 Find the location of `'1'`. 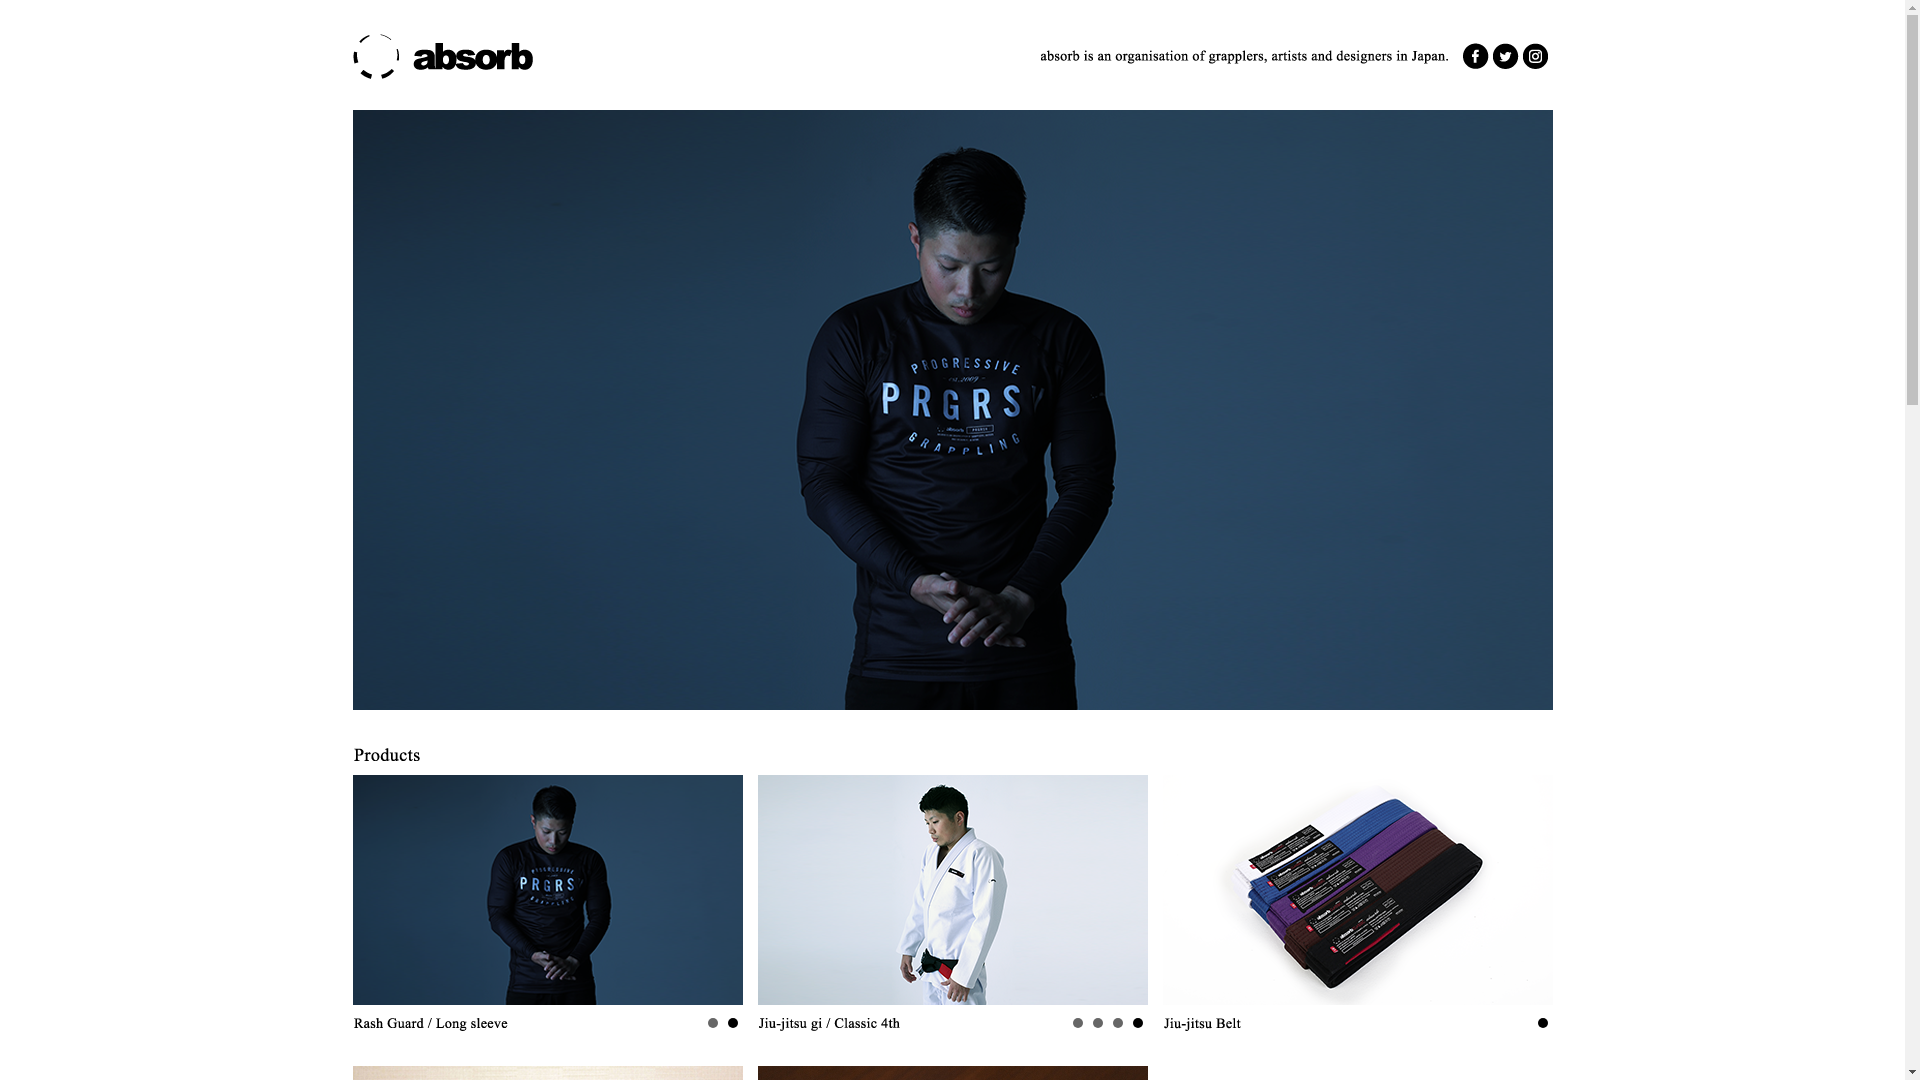

'1' is located at coordinates (727, 1022).